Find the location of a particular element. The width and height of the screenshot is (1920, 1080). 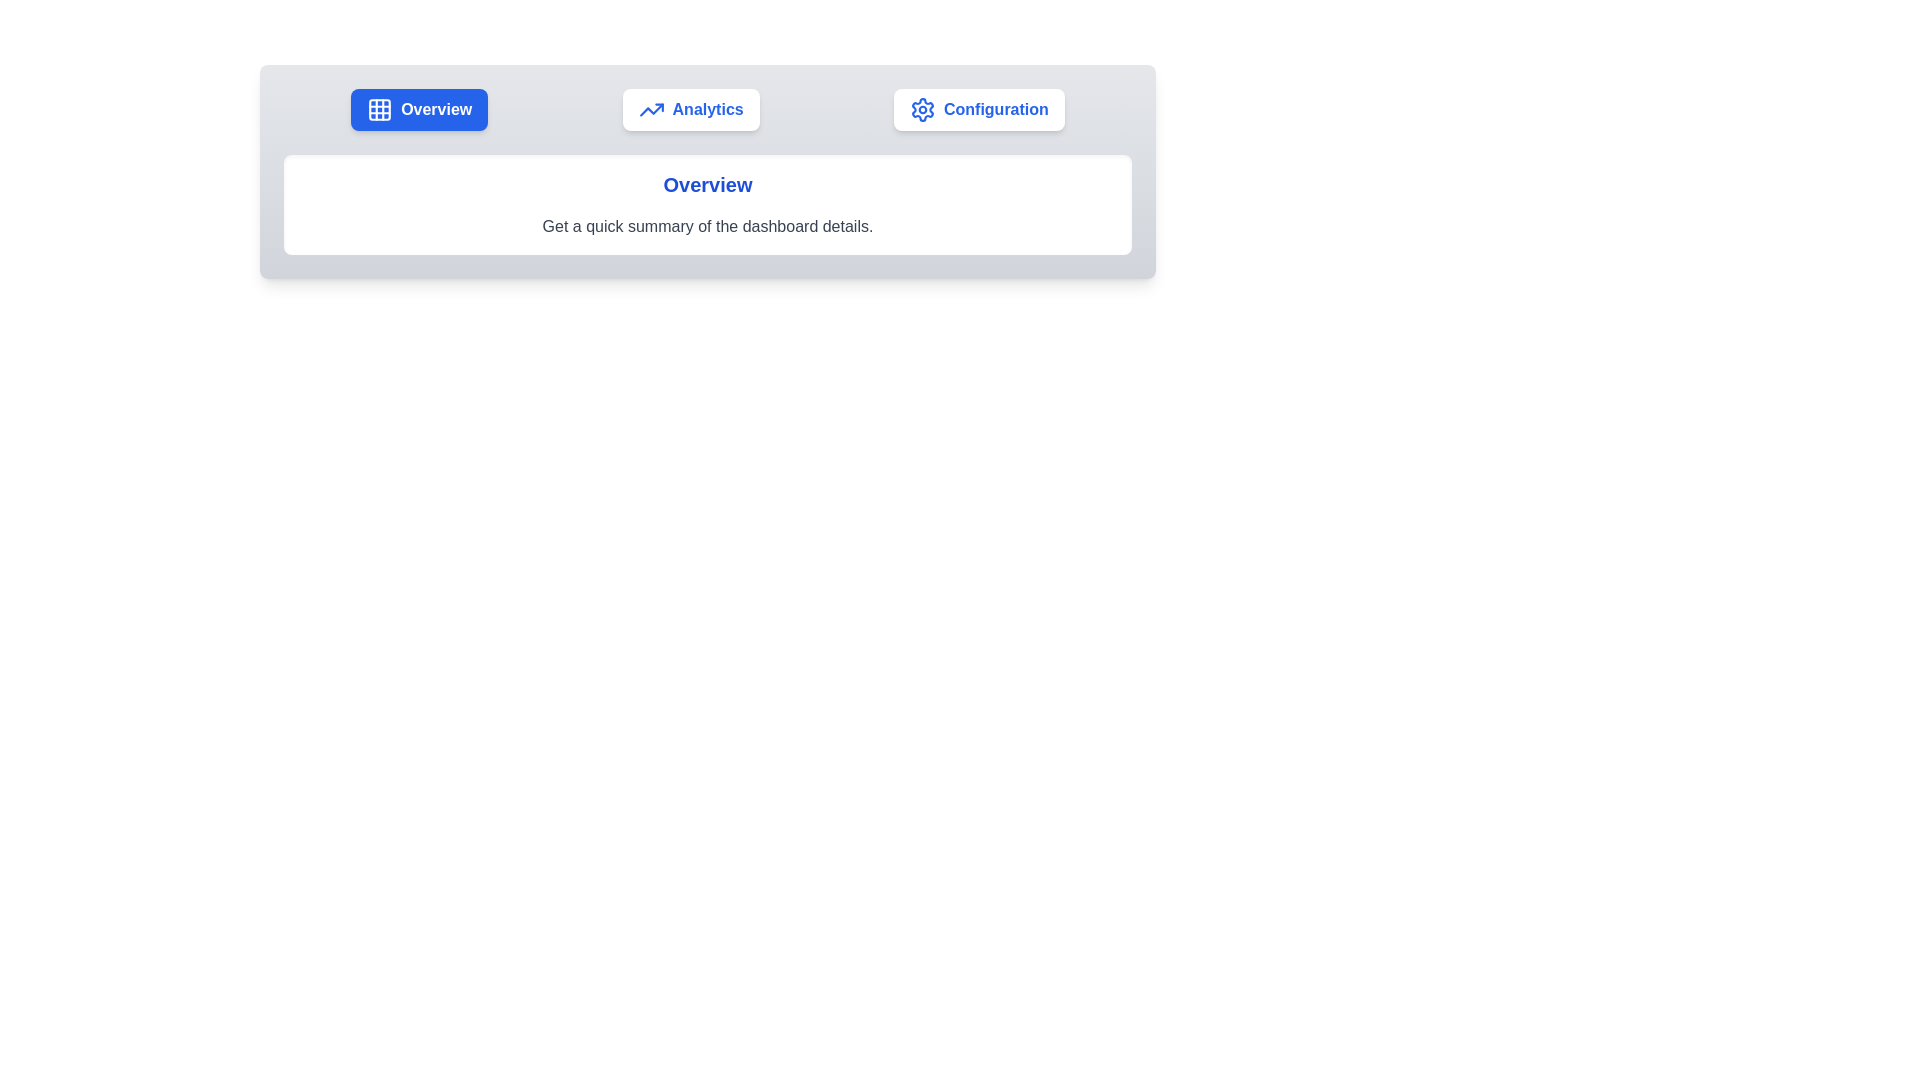

the Configuration tab by clicking on it is located at coordinates (979, 110).